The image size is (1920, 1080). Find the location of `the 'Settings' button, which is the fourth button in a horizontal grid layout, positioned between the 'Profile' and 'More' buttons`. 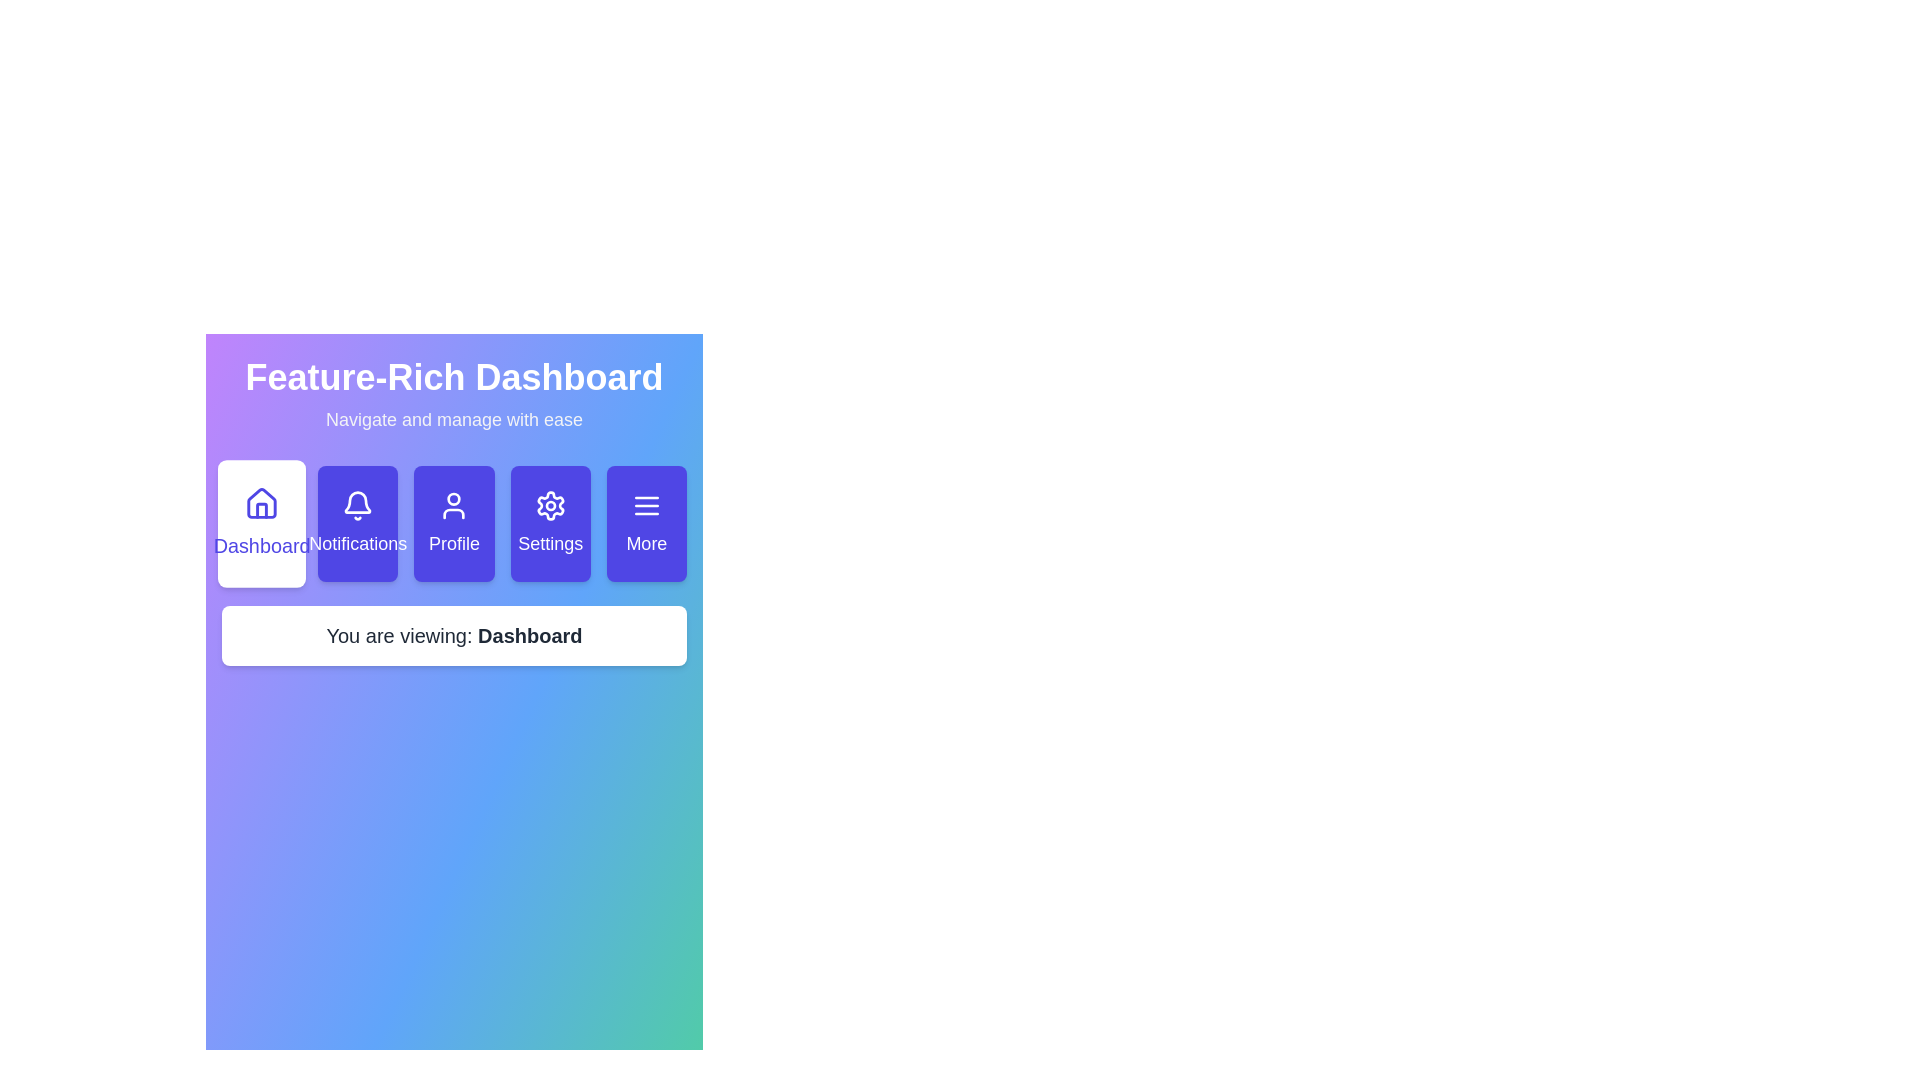

the 'Settings' button, which is the fourth button in a horizontal grid layout, positioned between the 'Profile' and 'More' buttons is located at coordinates (550, 523).